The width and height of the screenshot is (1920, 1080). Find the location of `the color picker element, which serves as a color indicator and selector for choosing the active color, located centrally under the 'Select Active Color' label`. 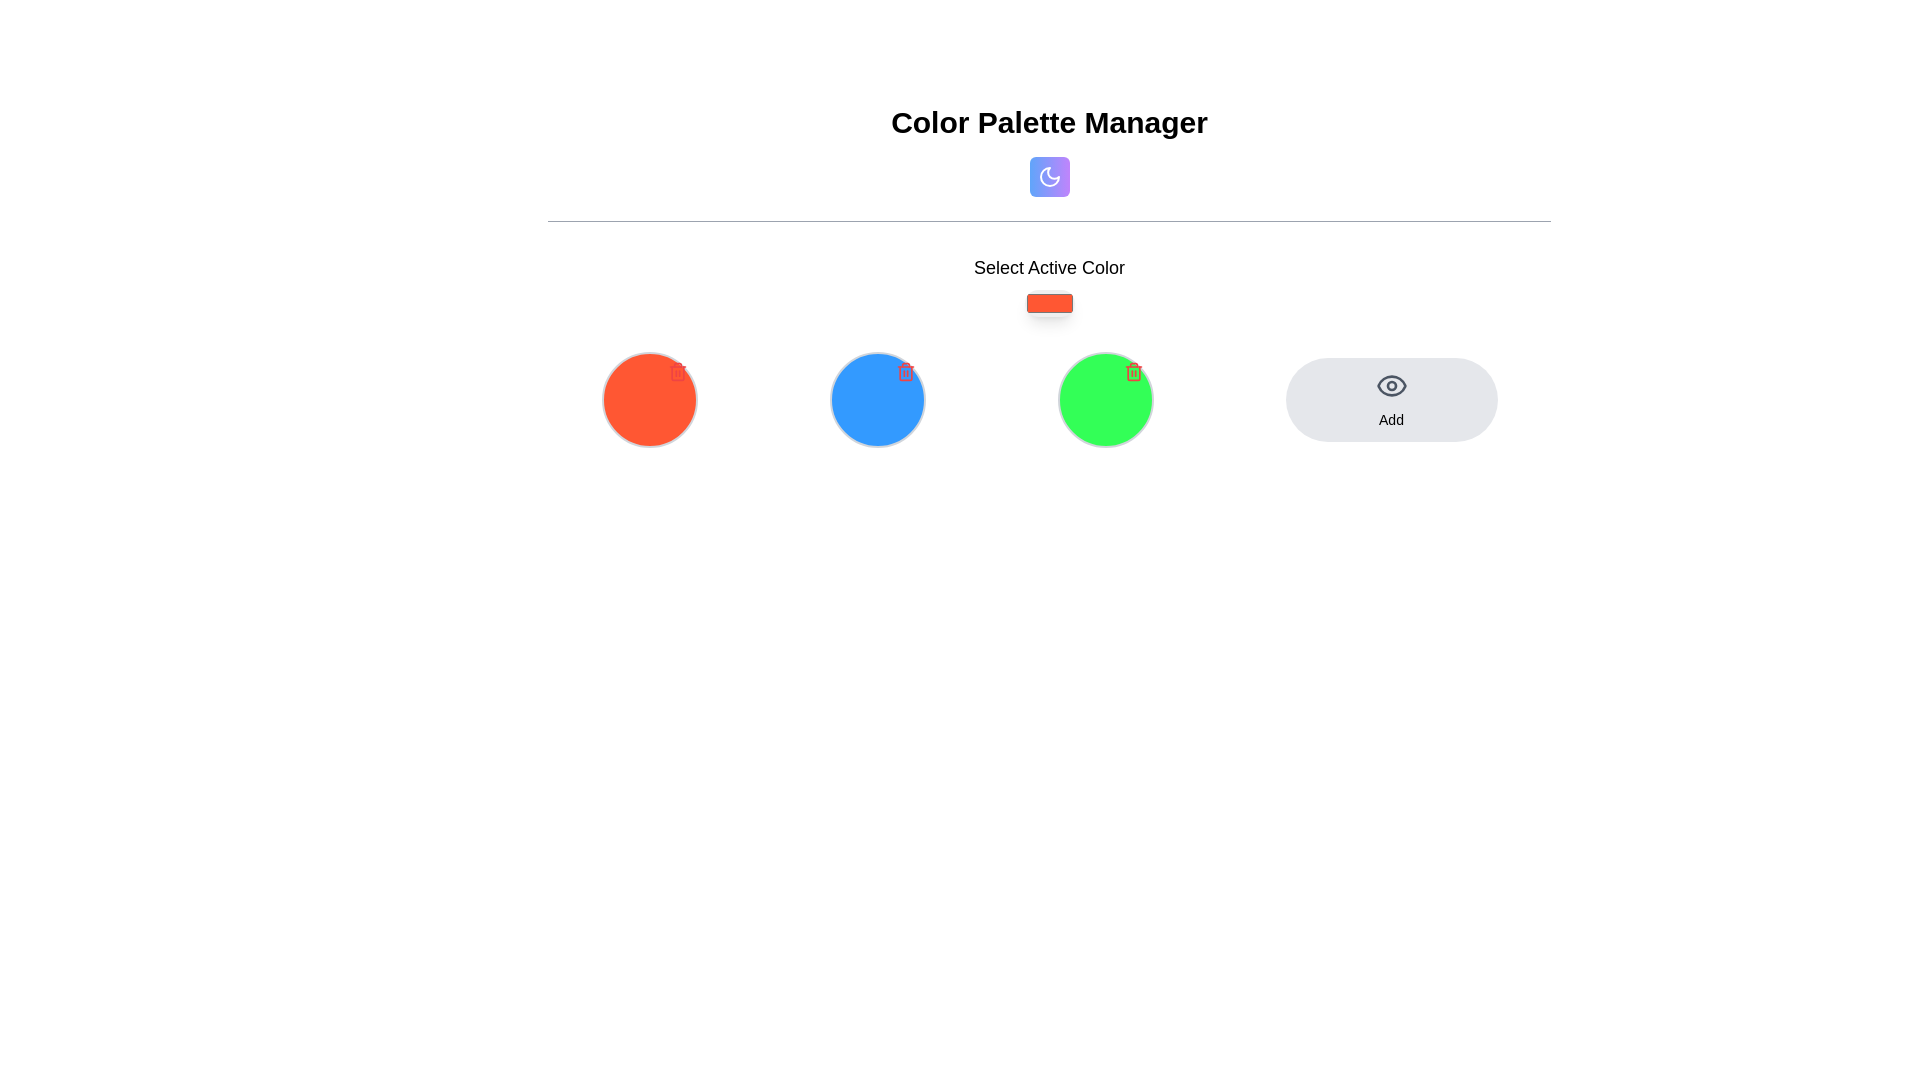

the color picker element, which serves as a color indicator and selector for choosing the active color, located centrally under the 'Select Active Color' label is located at coordinates (1048, 303).